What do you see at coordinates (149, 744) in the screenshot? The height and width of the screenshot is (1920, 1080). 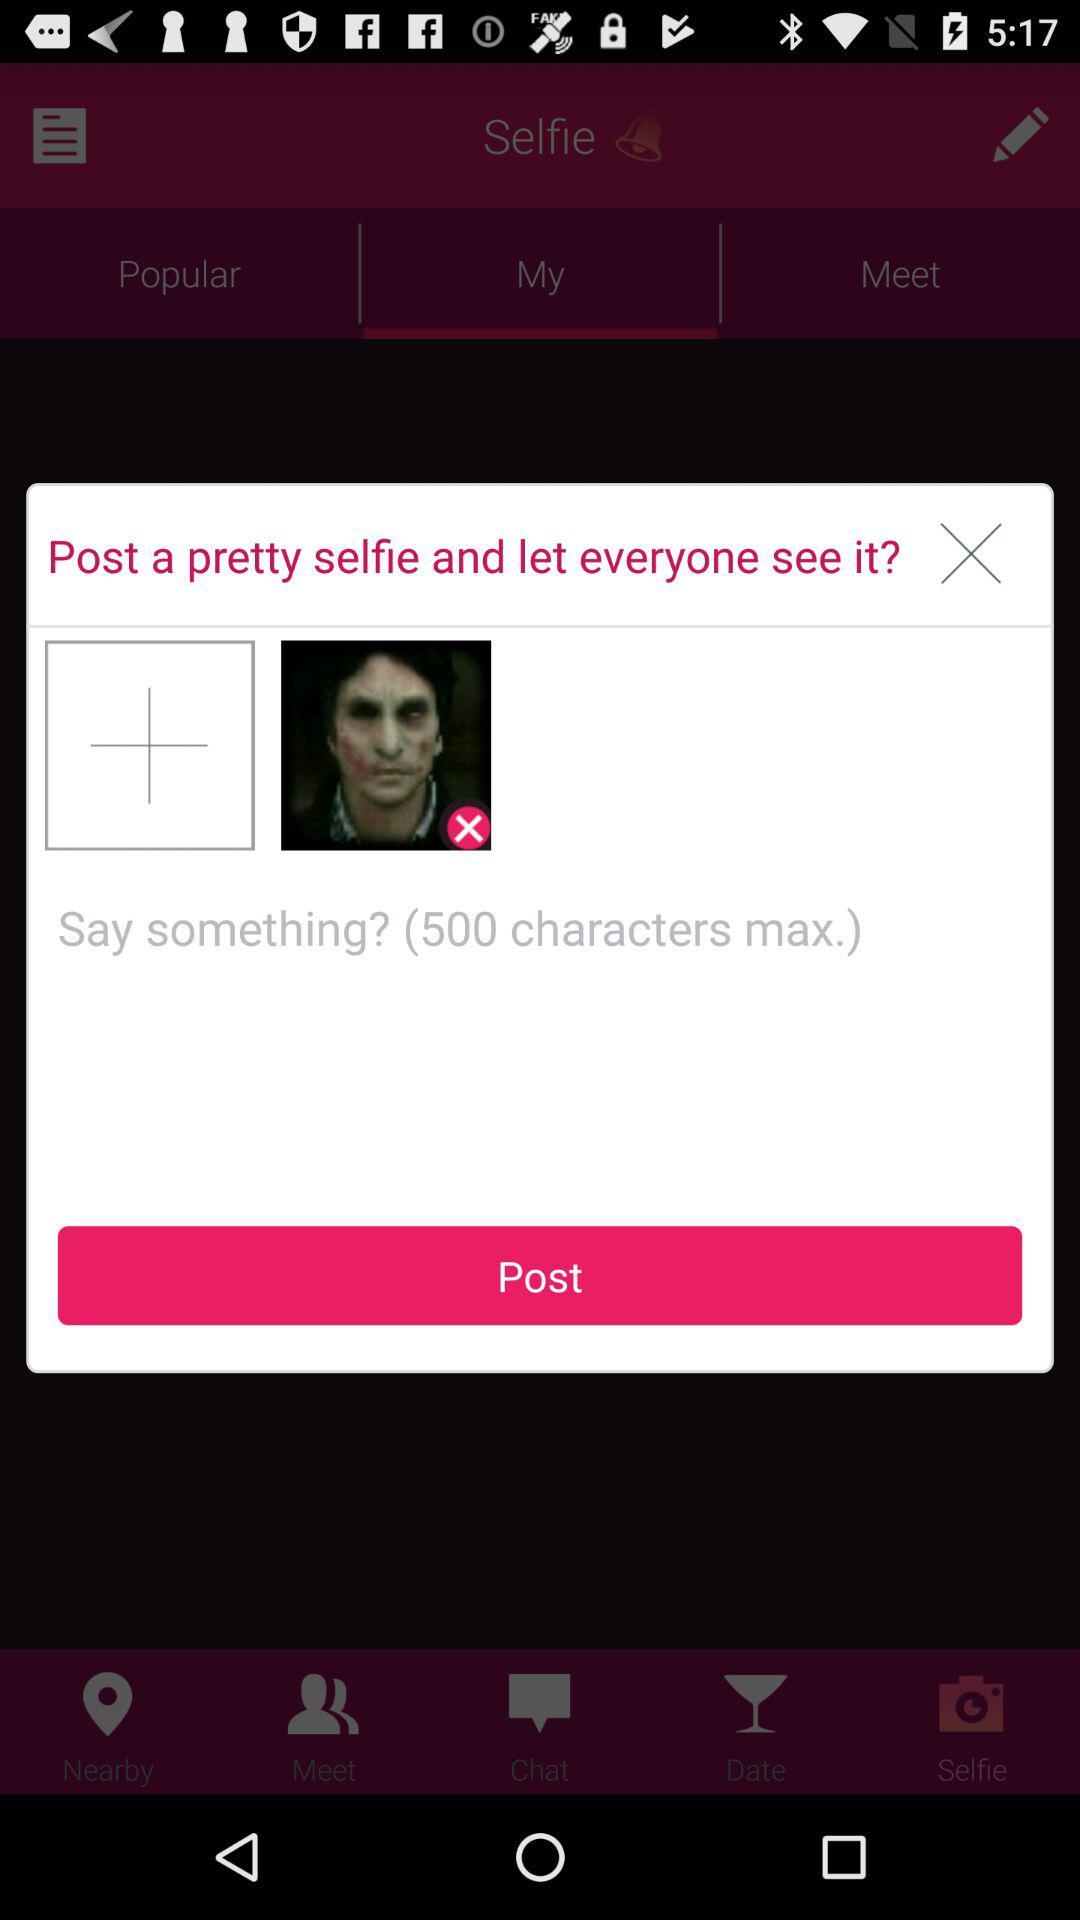 I see `next picture` at bounding box center [149, 744].